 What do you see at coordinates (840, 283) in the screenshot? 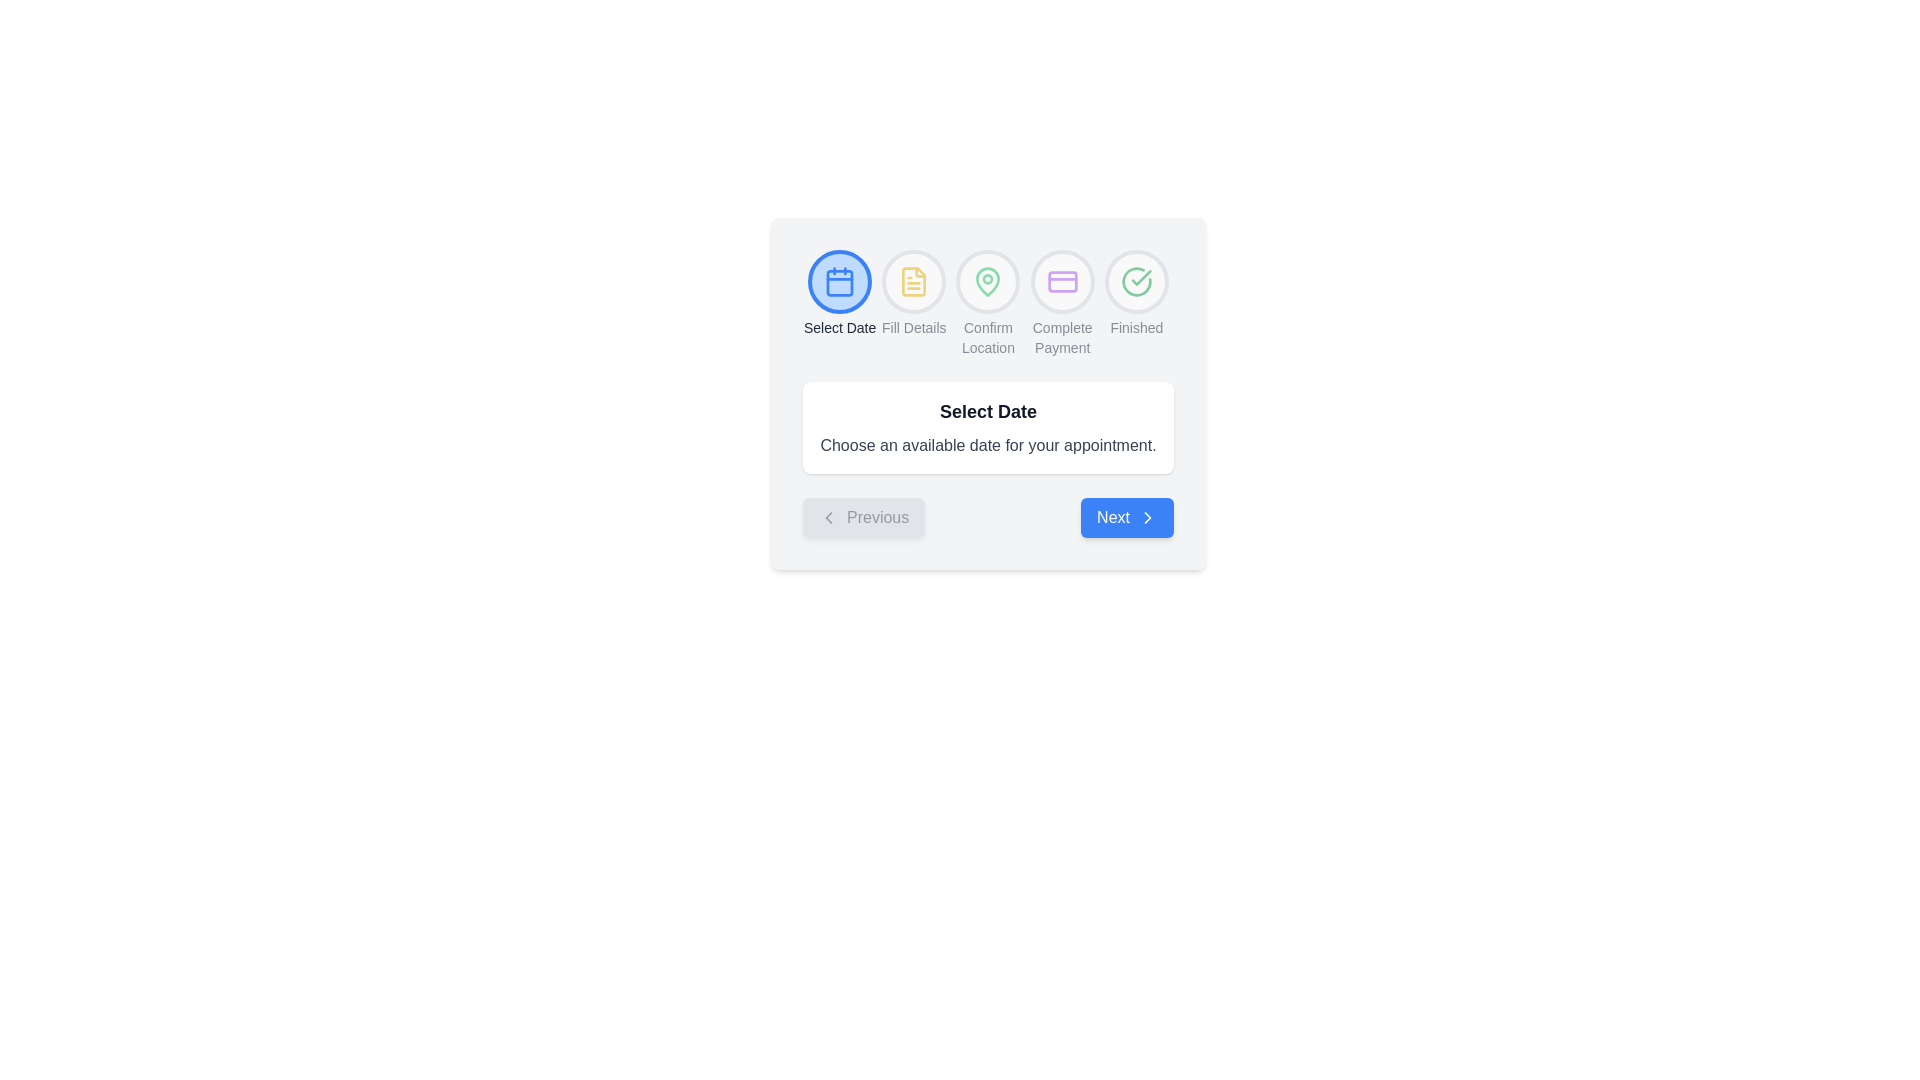
I see `the decorative element that represents the body of the calendar icon, which is the first icon in a group of five at the top of the interface` at bounding box center [840, 283].